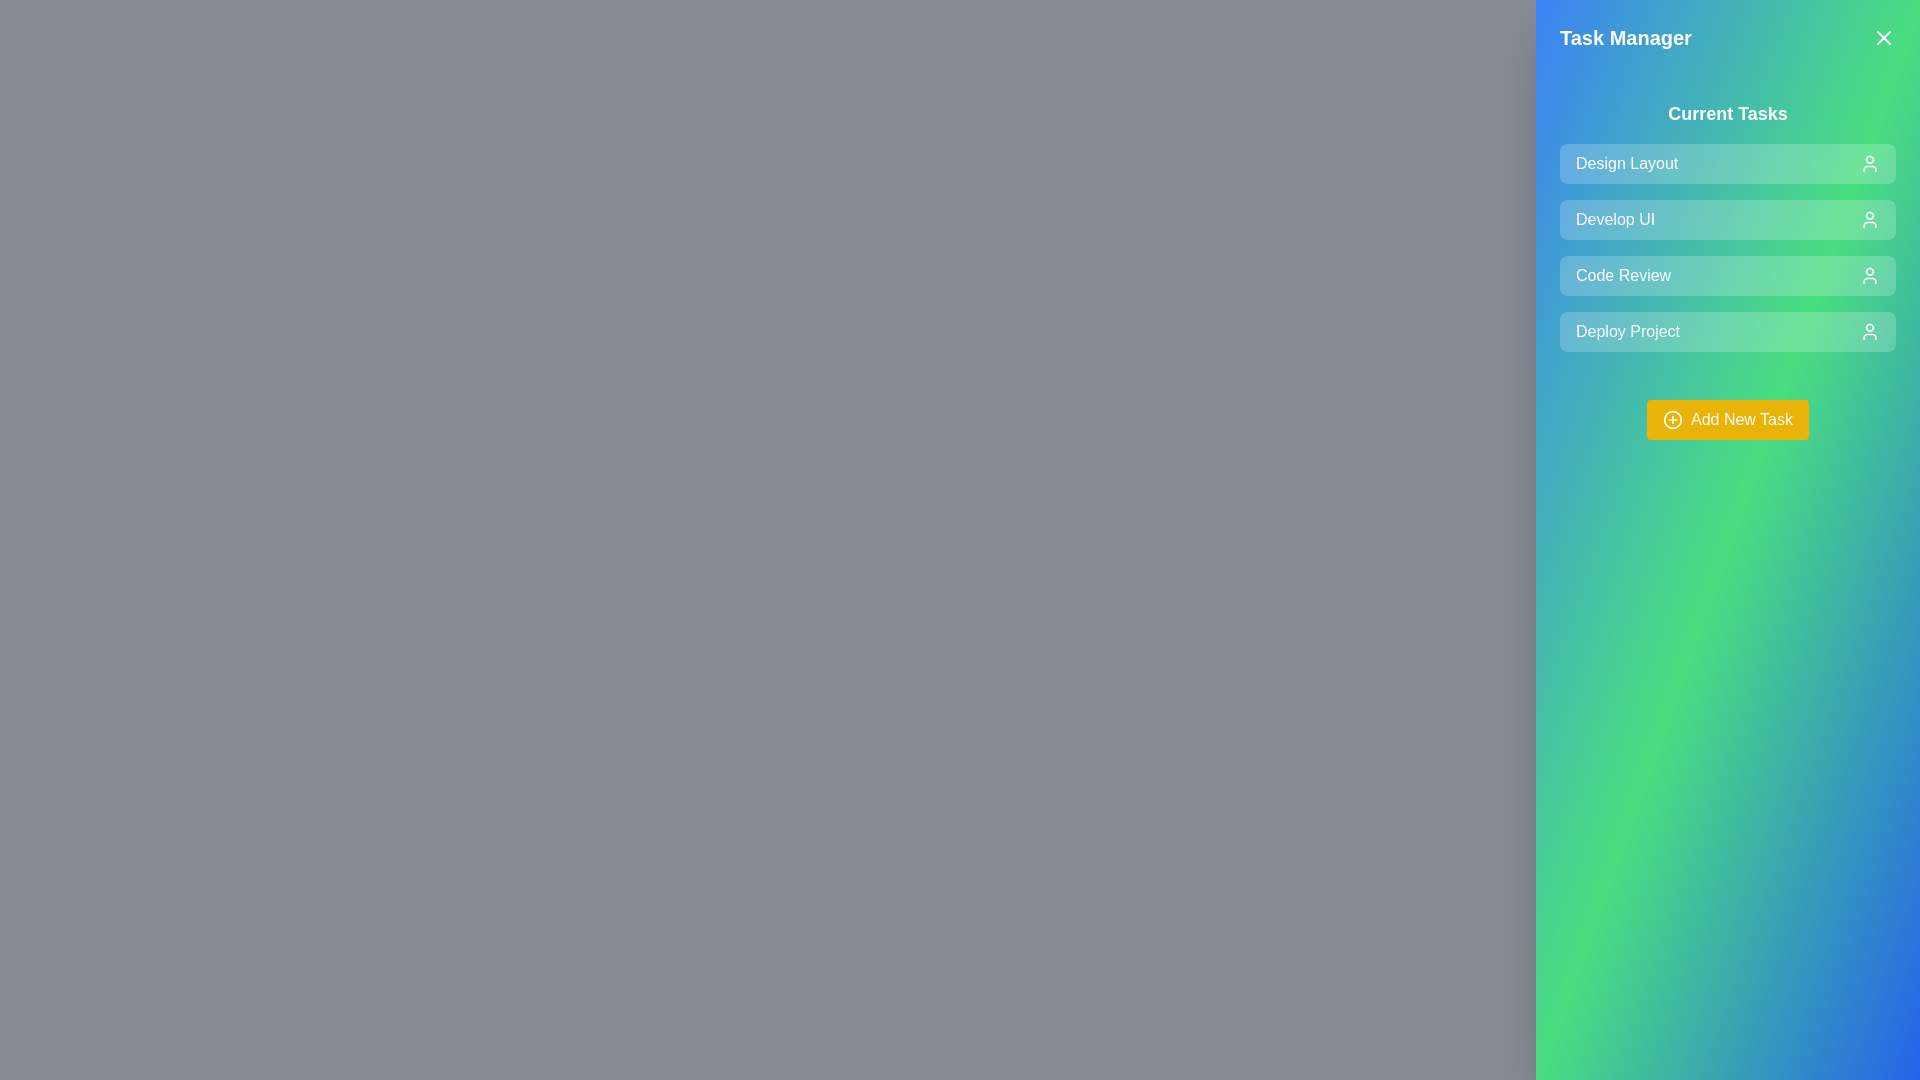 This screenshot has width=1920, height=1080. I want to click on the 'Design Layout' task in the 'Current Tasks' section to focus on the task, so click(1727, 163).